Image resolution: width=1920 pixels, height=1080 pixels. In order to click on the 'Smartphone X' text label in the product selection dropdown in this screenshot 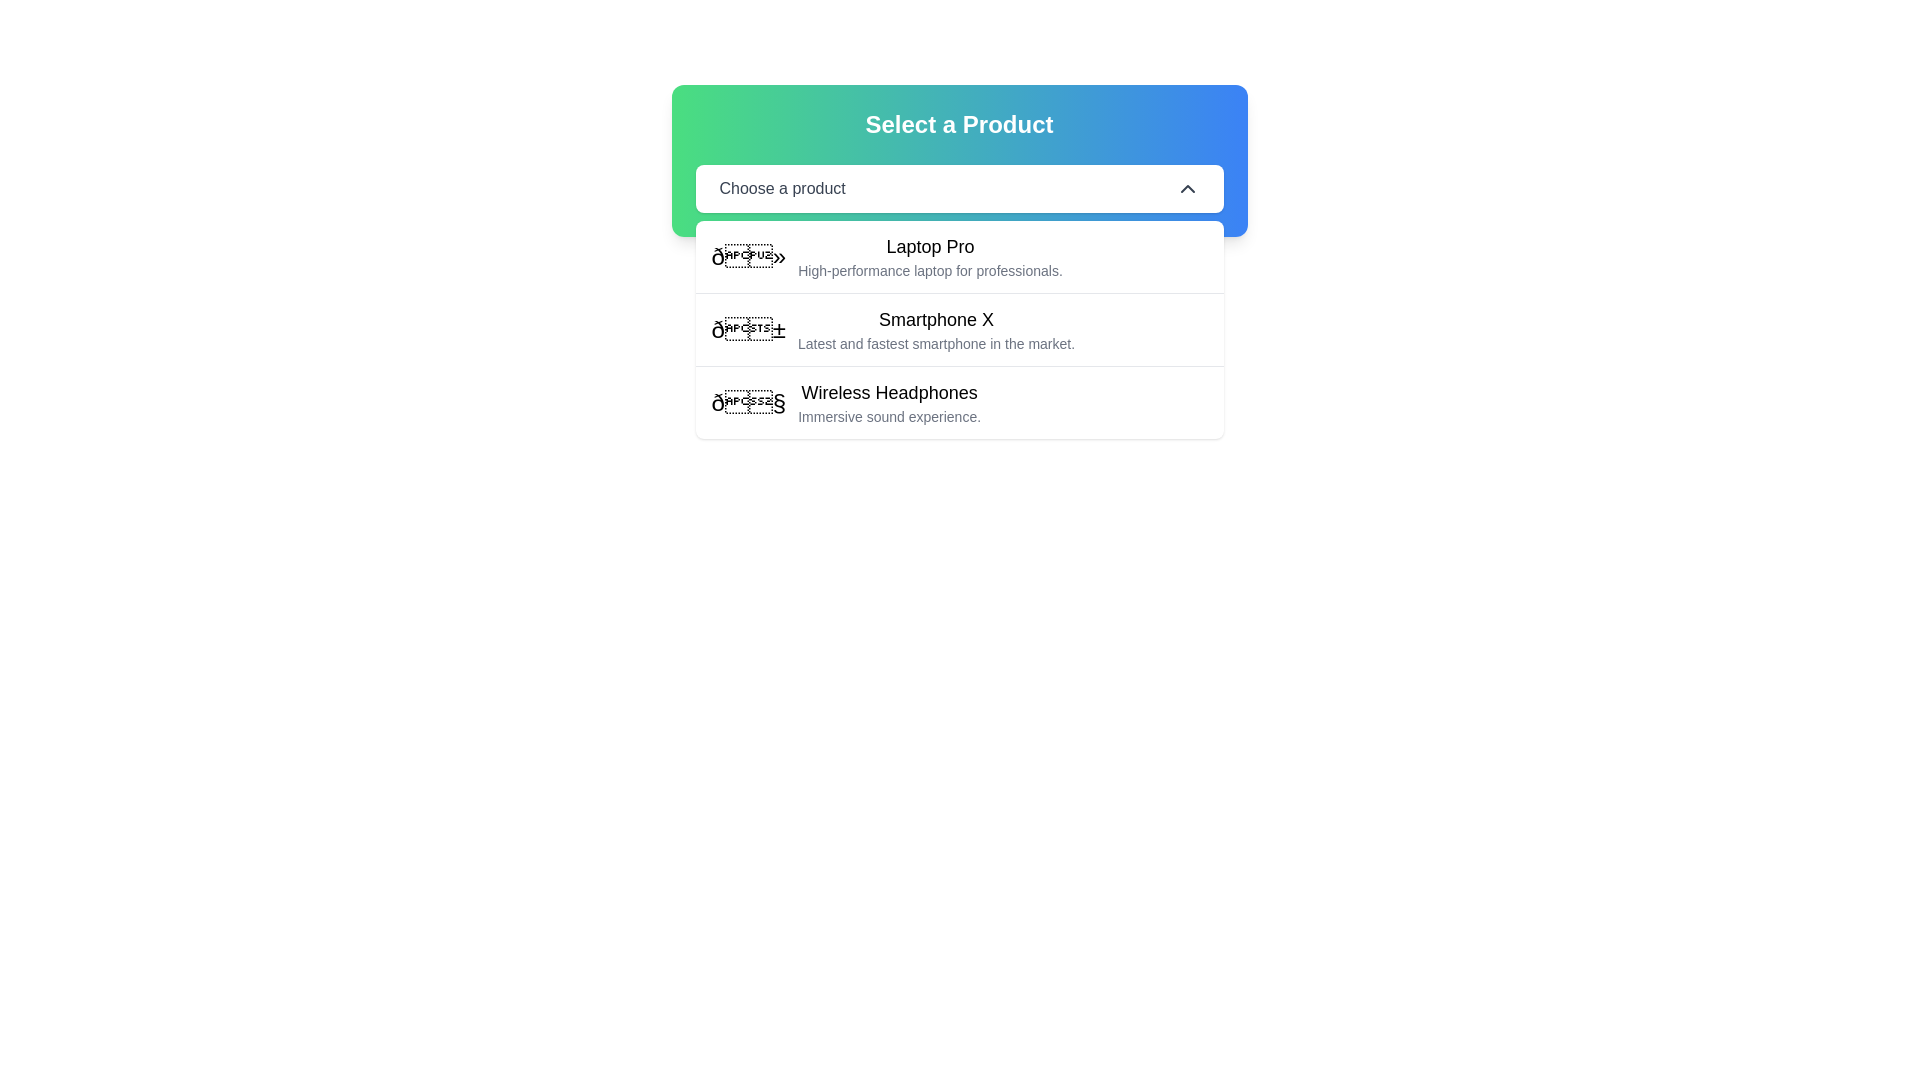, I will do `click(935, 319)`.